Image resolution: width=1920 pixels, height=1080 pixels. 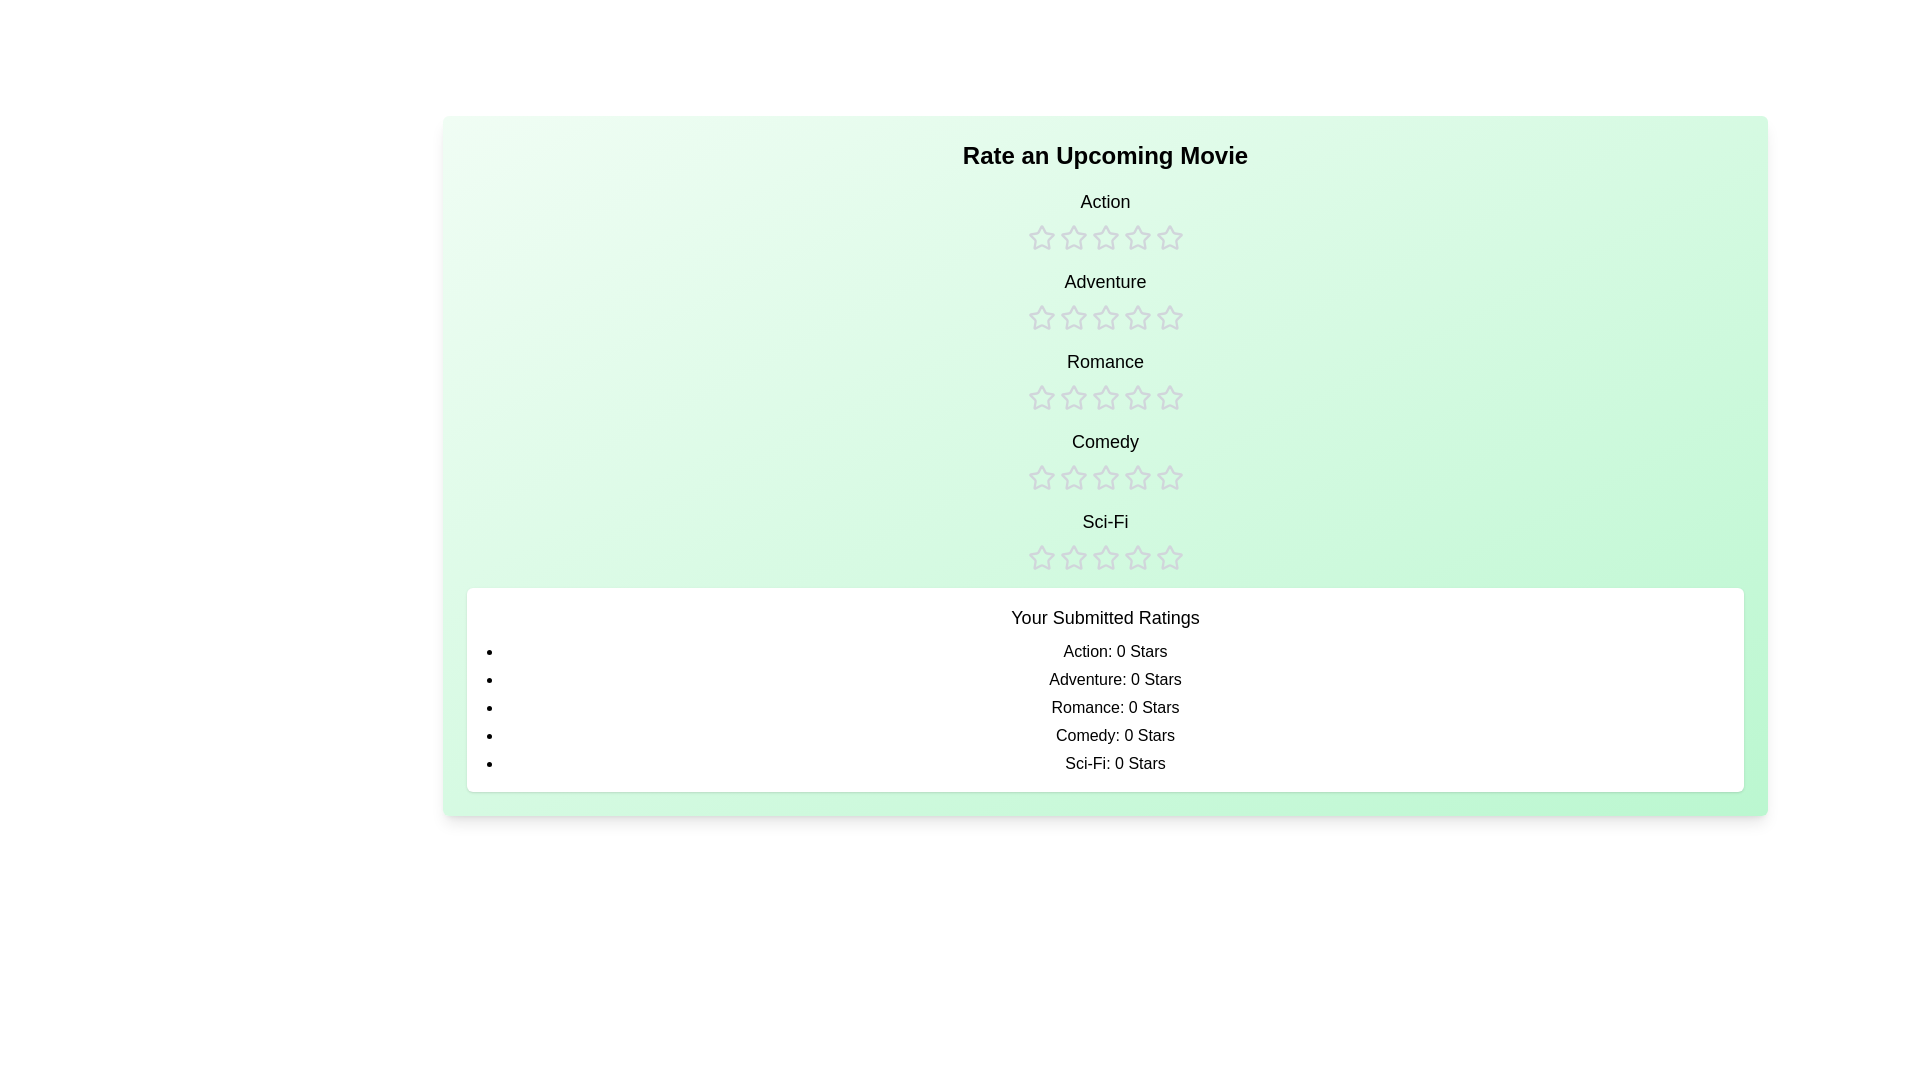 I want to click on the rating for the Adventure category to 1 stars, so click(x=1040, y=300).